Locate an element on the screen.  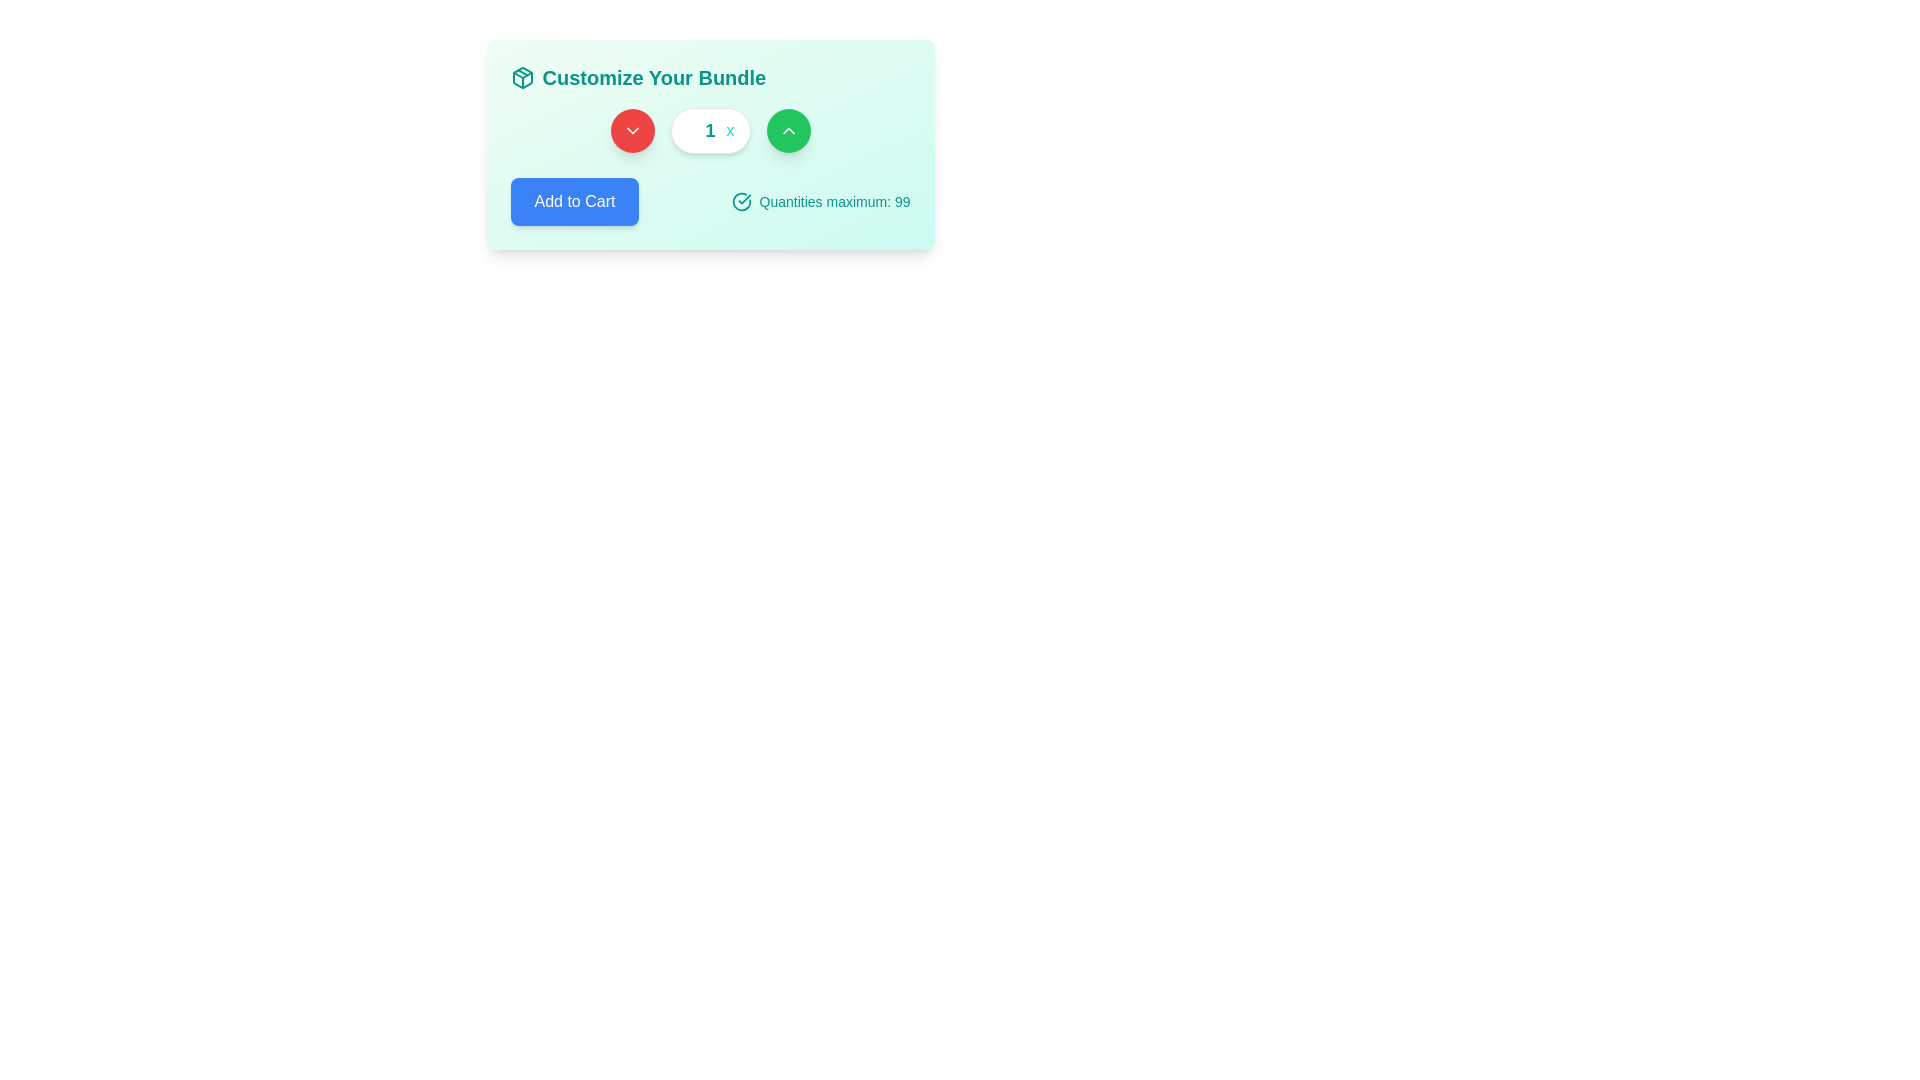
the increment button with an upward-pointing chevron icon located in the 'Customize Your Bundle' interface for accessibility is located at coordinates (787, 131).